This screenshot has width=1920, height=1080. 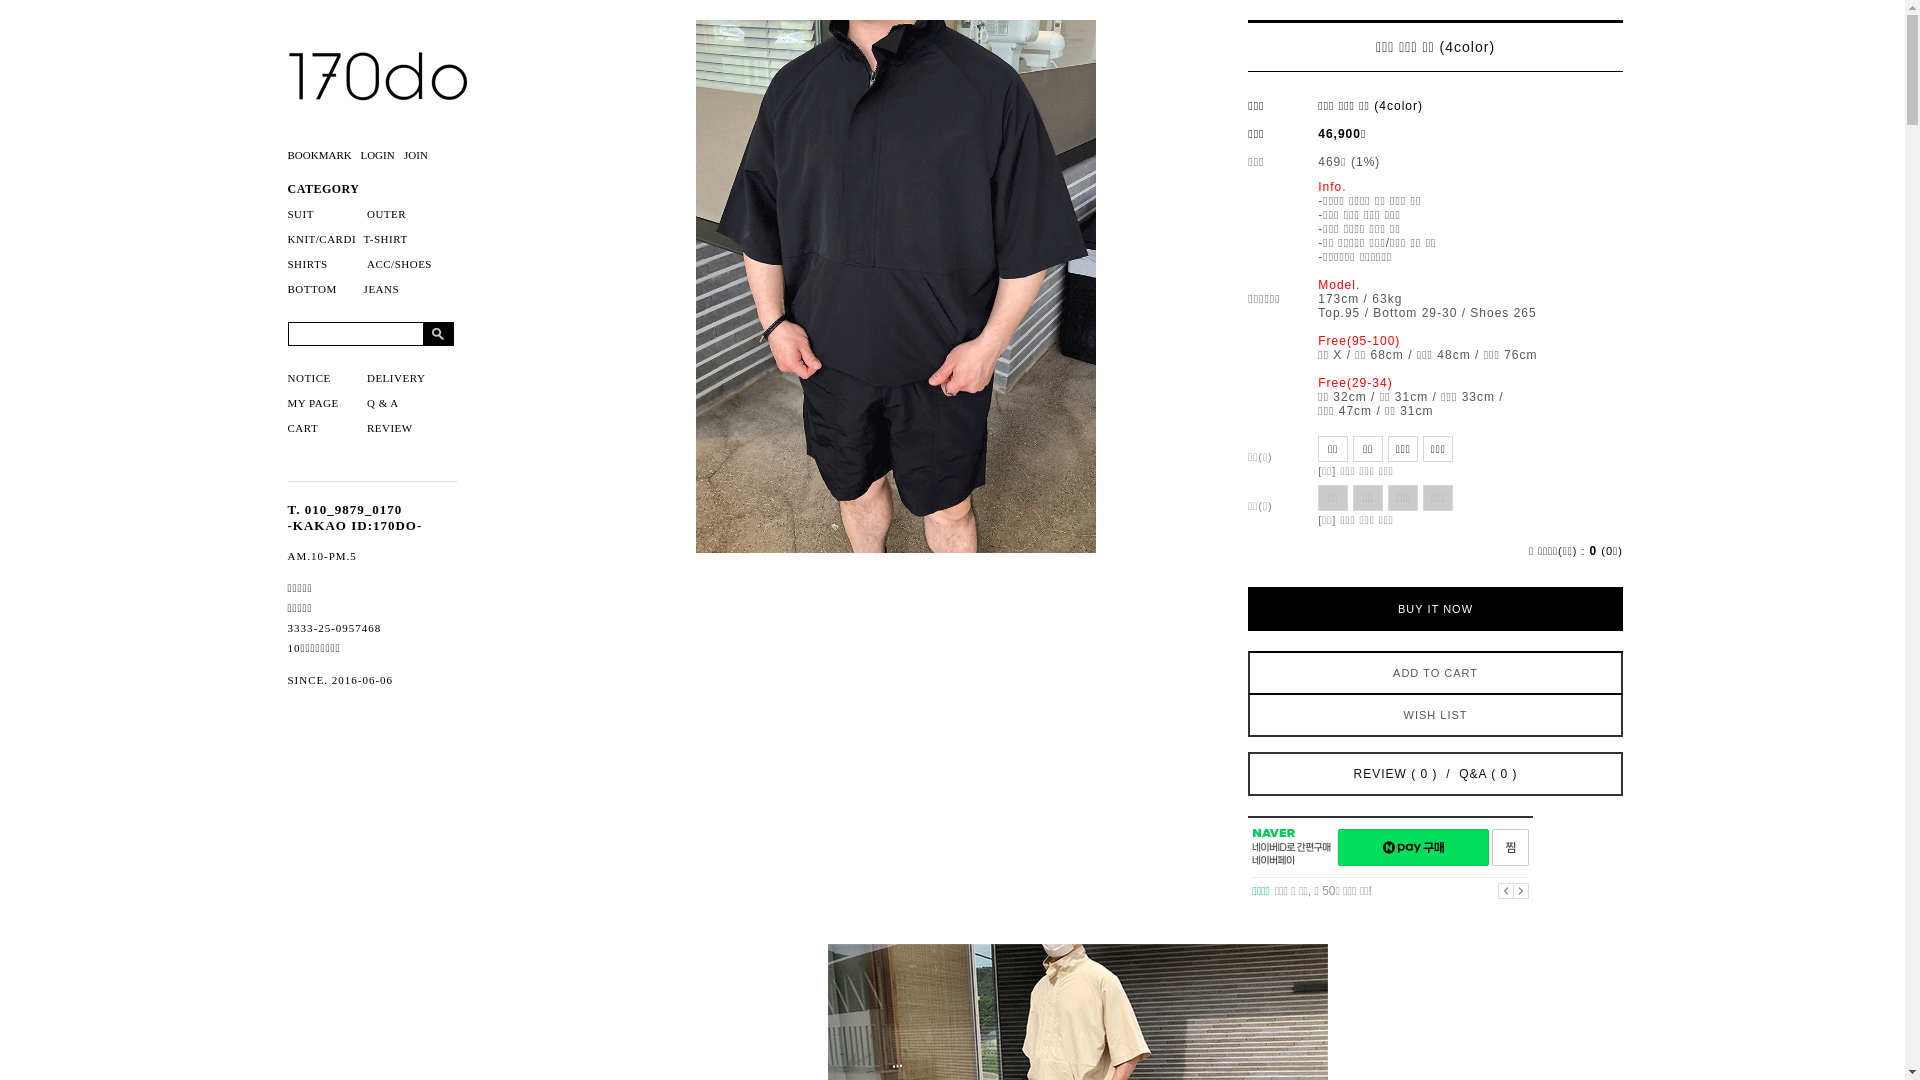 What do you see at coordinates (417, 153) in the screenshot?
I see `'JOIN'` at bounding box center [417, 153].